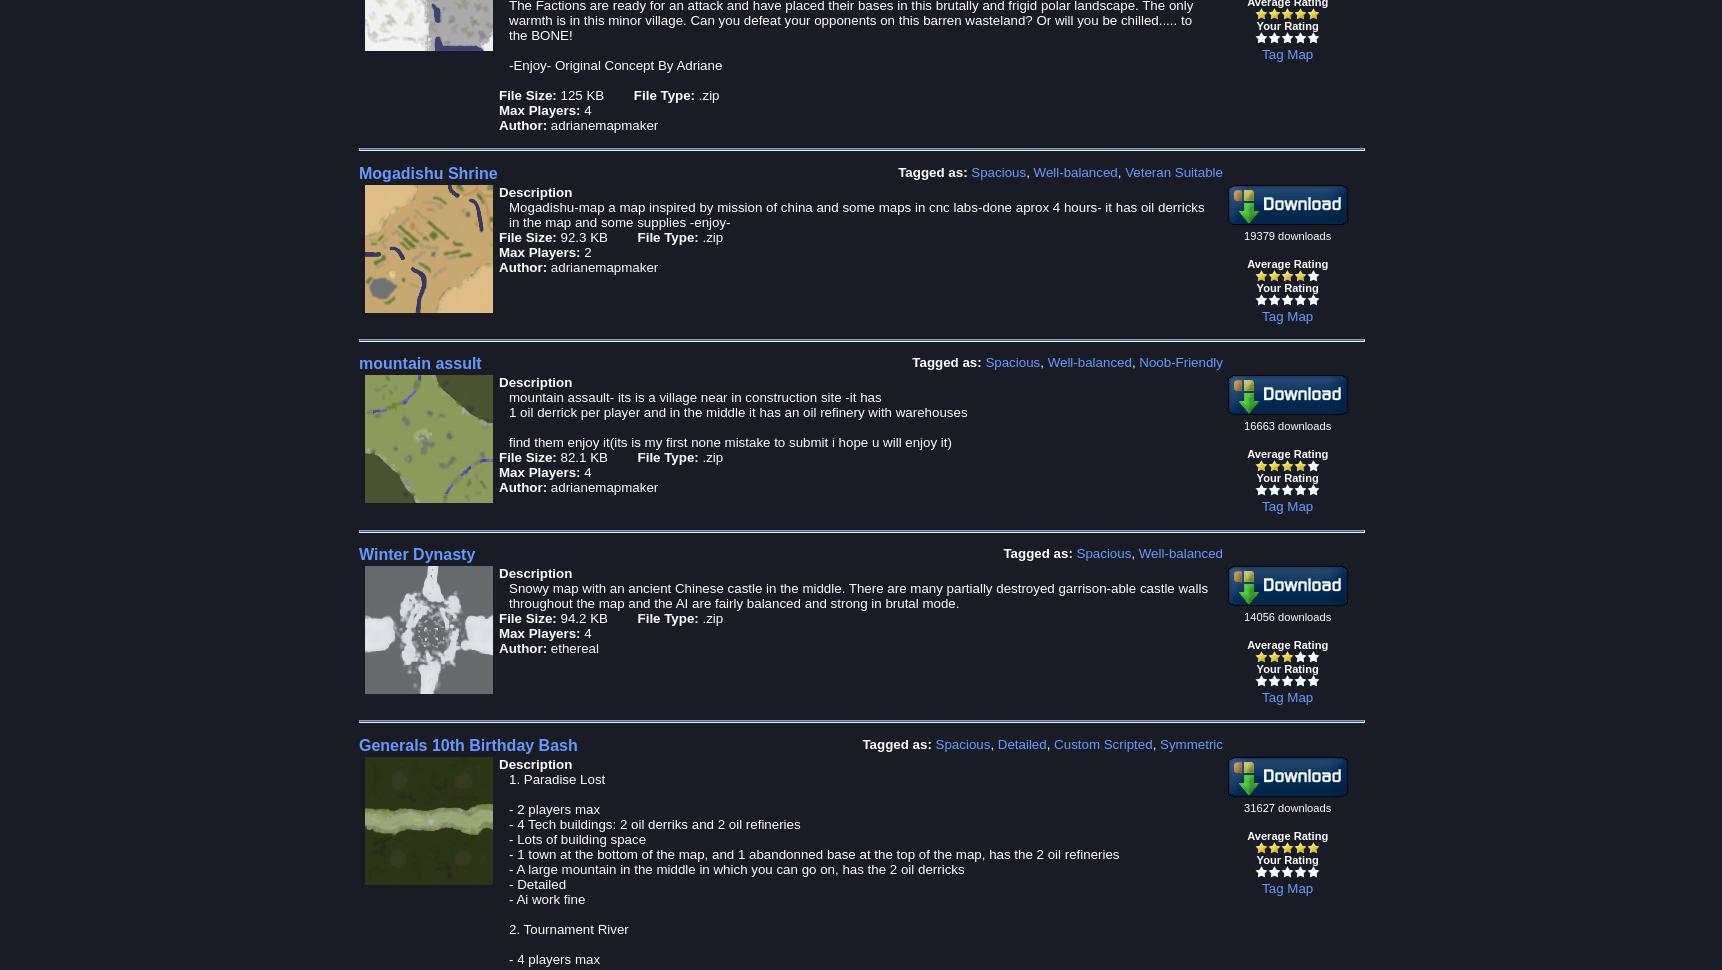 Image resolution: width=1722 pixels, height=970 pixels. I want to click on '82.1 KB', so click(558, 456).